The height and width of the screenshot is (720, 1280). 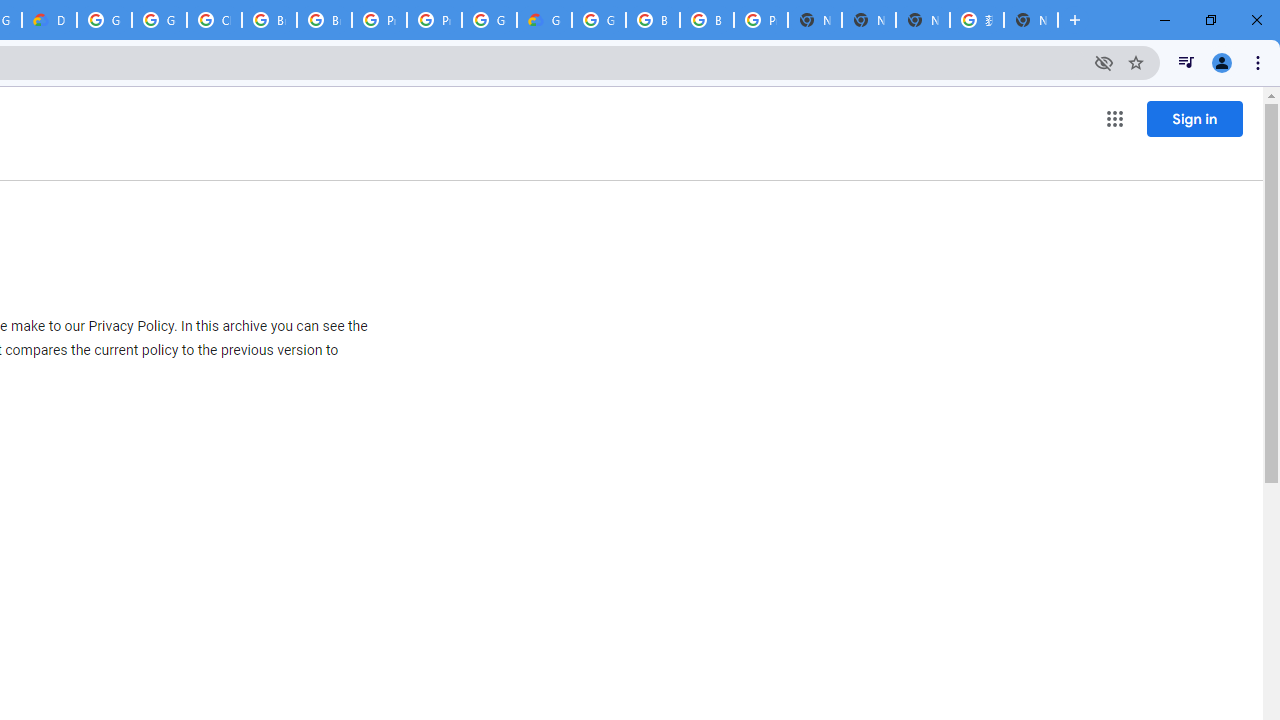 I want to click on 'Browse Chrome as a guest - Computer - Google Chrome Help', so click(x=268, y=20).